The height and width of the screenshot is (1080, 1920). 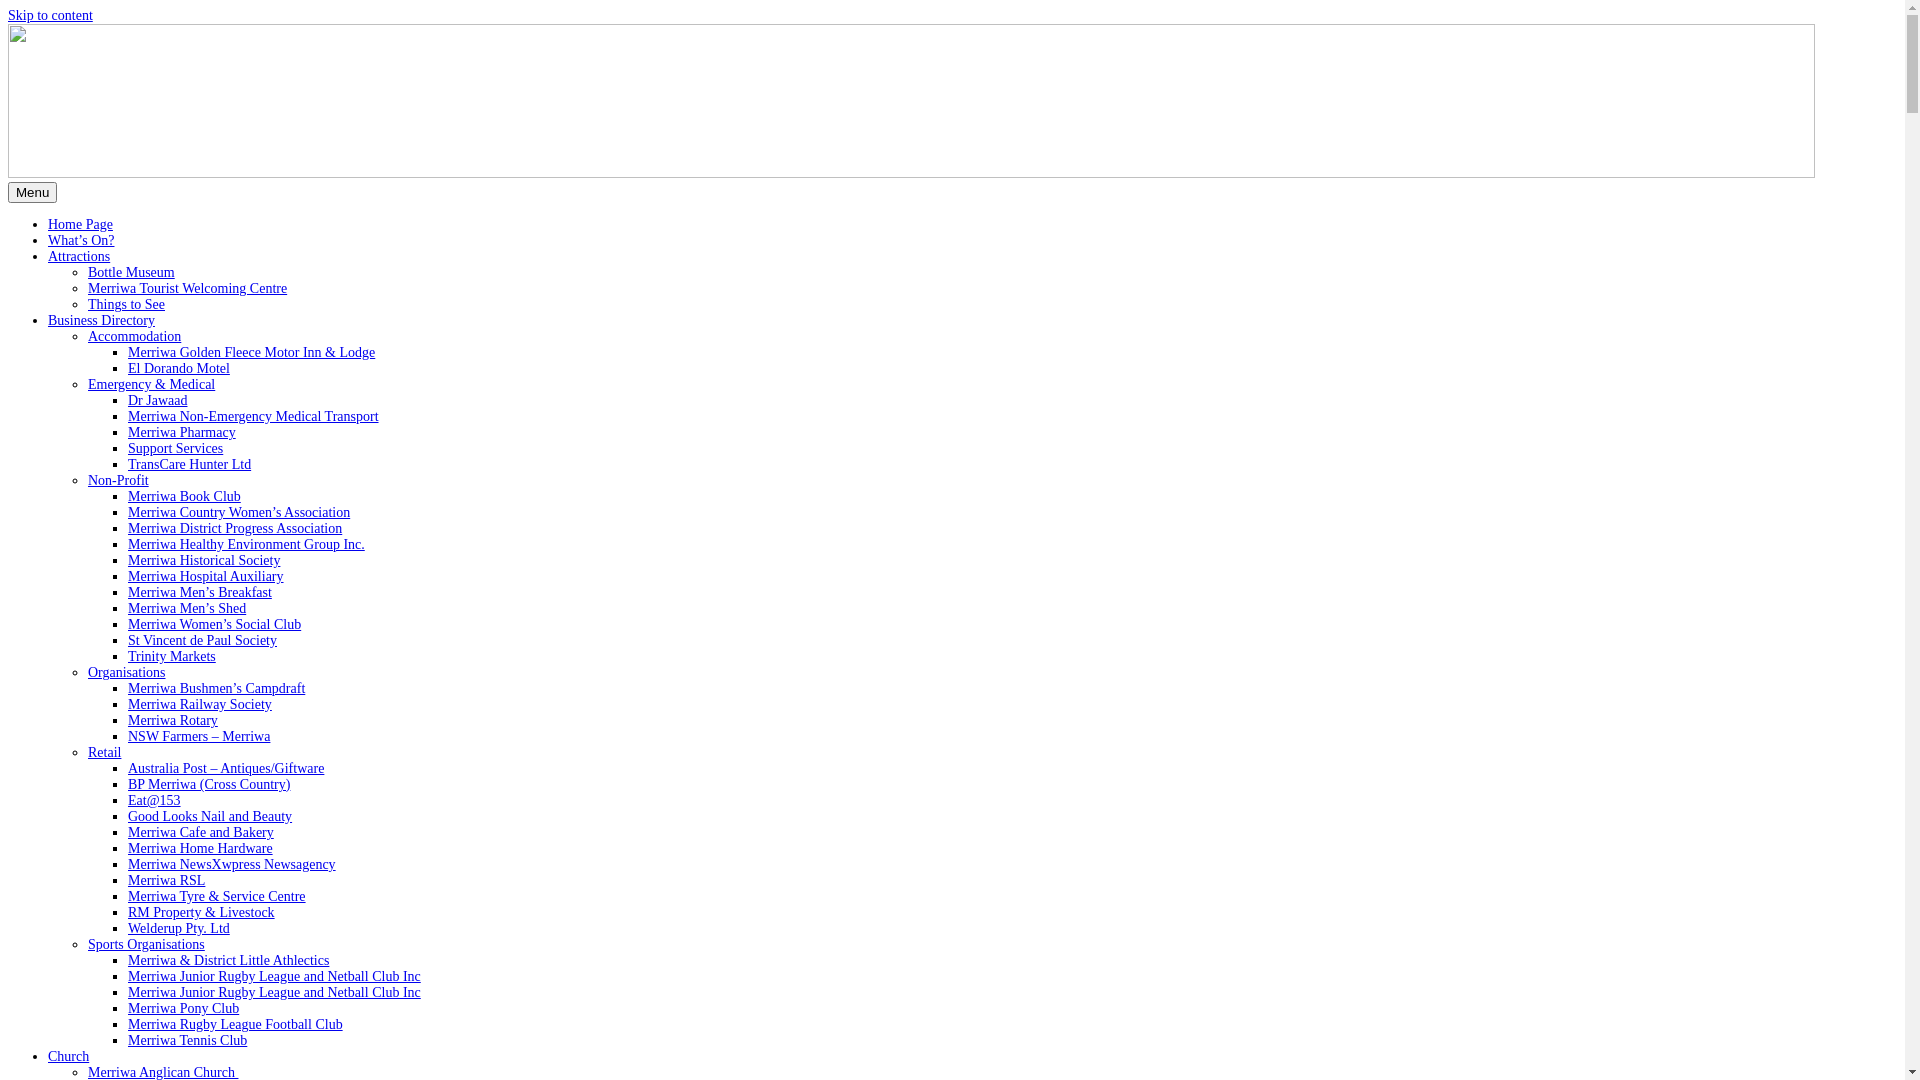 I want to click on 'Organisations', so click(x=125, y=672).